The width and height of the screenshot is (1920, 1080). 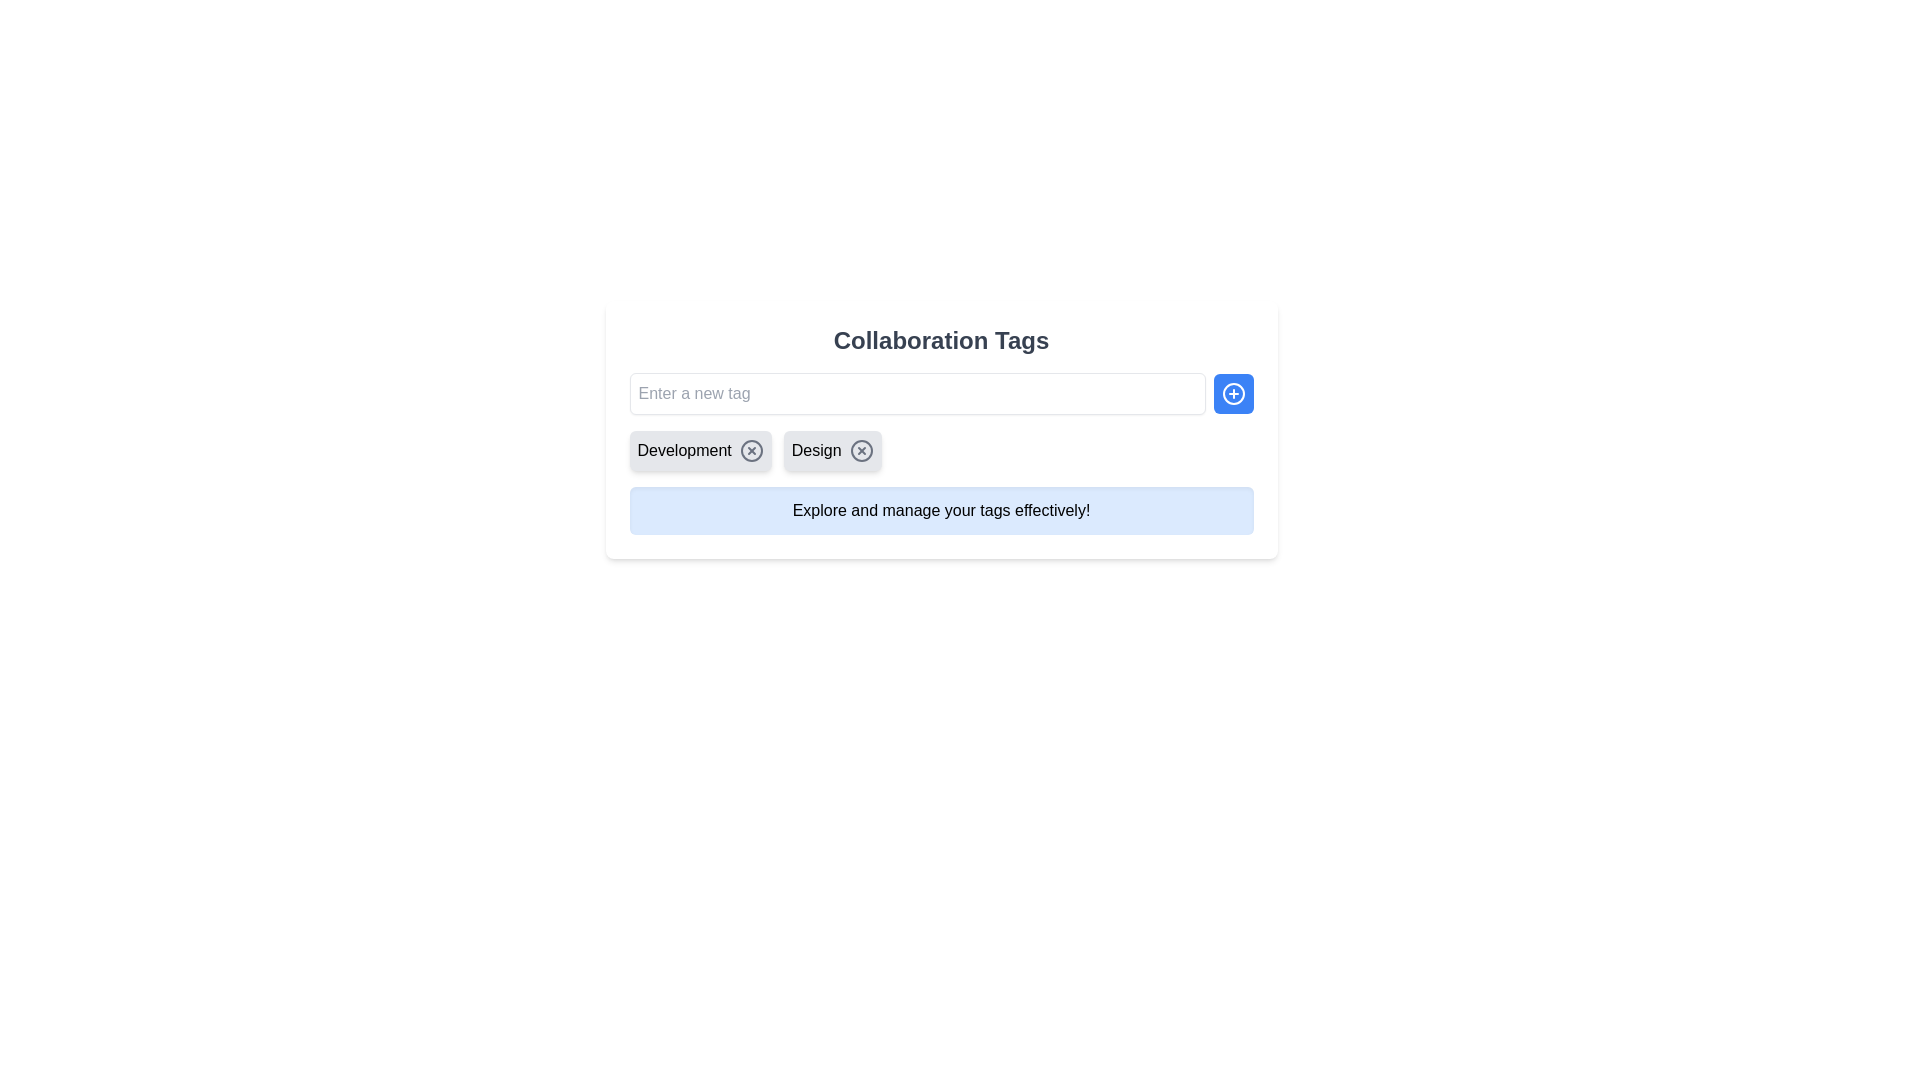 I want to click on the SVG Circle icon that is part of a '+' sign, located to the far right of a text input field, so click(x=1232, y=393).